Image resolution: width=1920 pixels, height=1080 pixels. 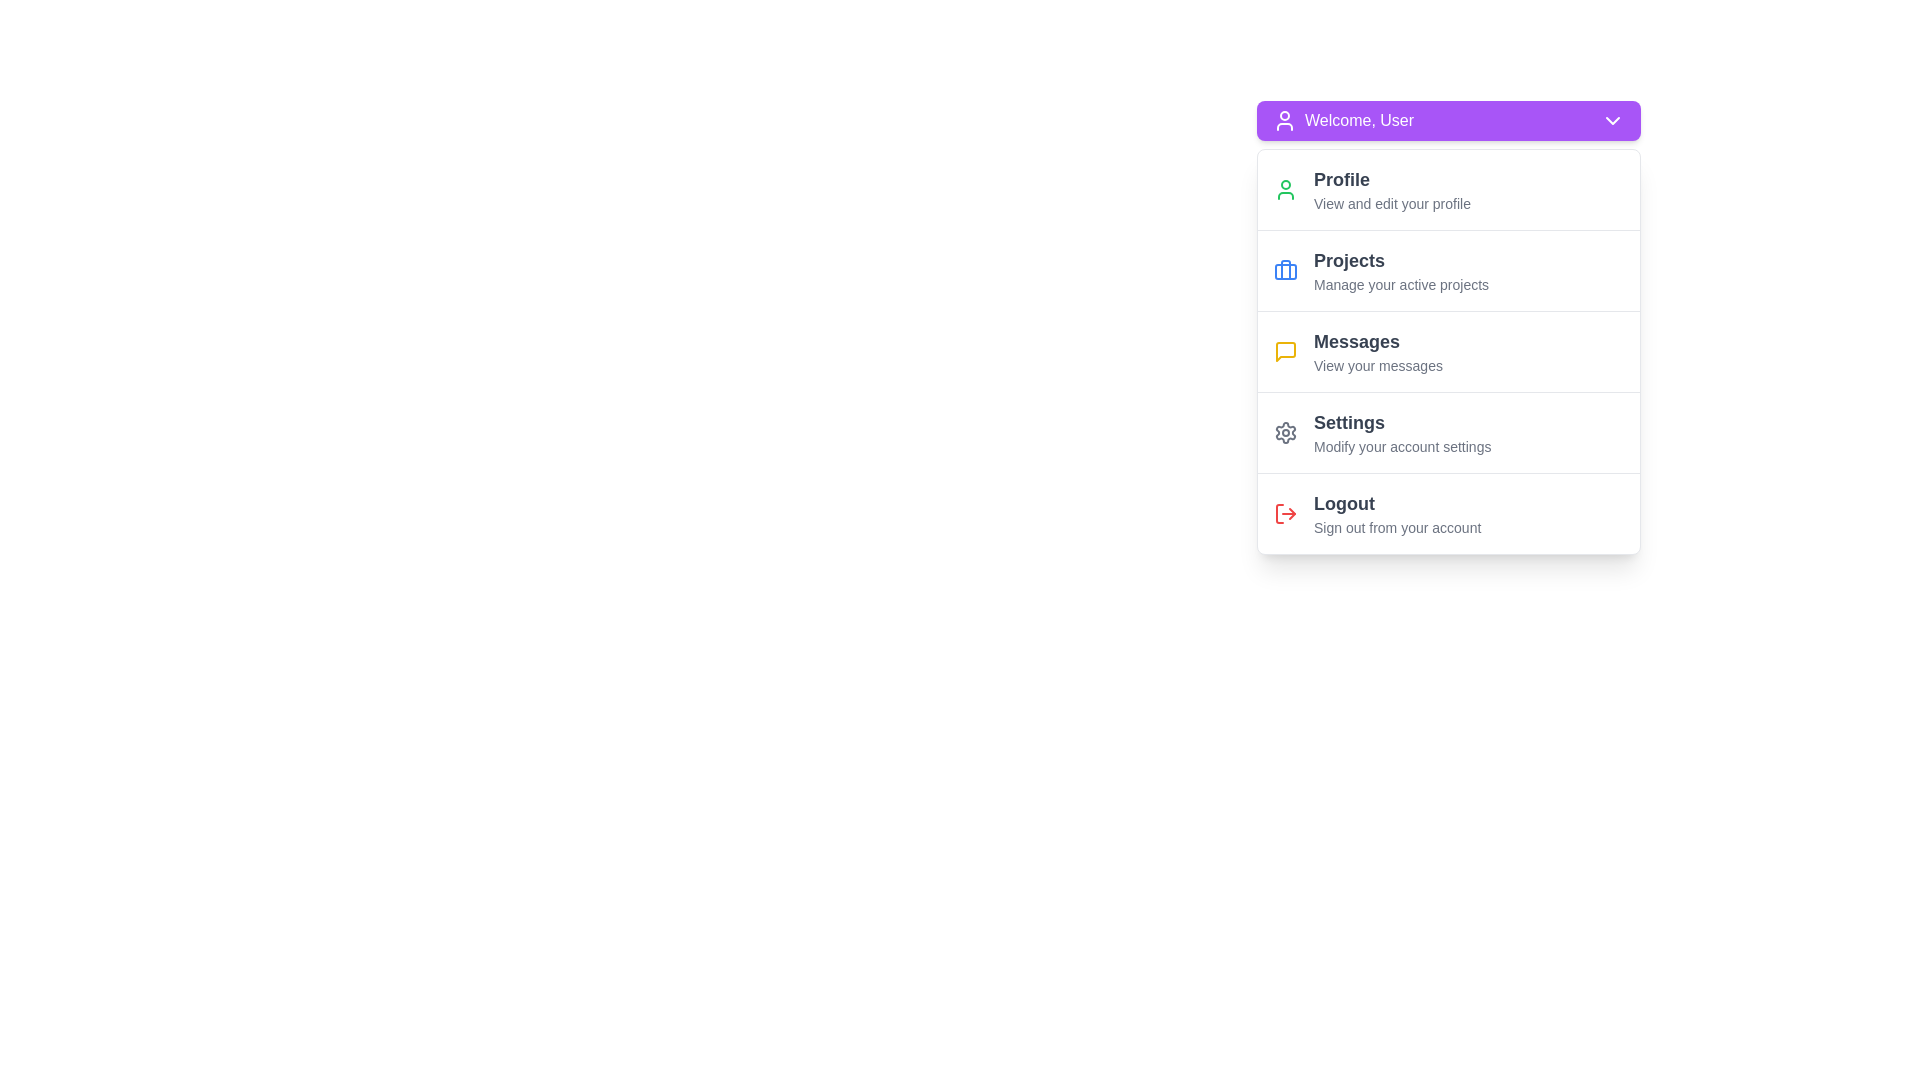 I want to click on the text label 'Modify your account settings' located below the 'Settings' title in the vertical navigation menu, so click(x=1401, y=446).